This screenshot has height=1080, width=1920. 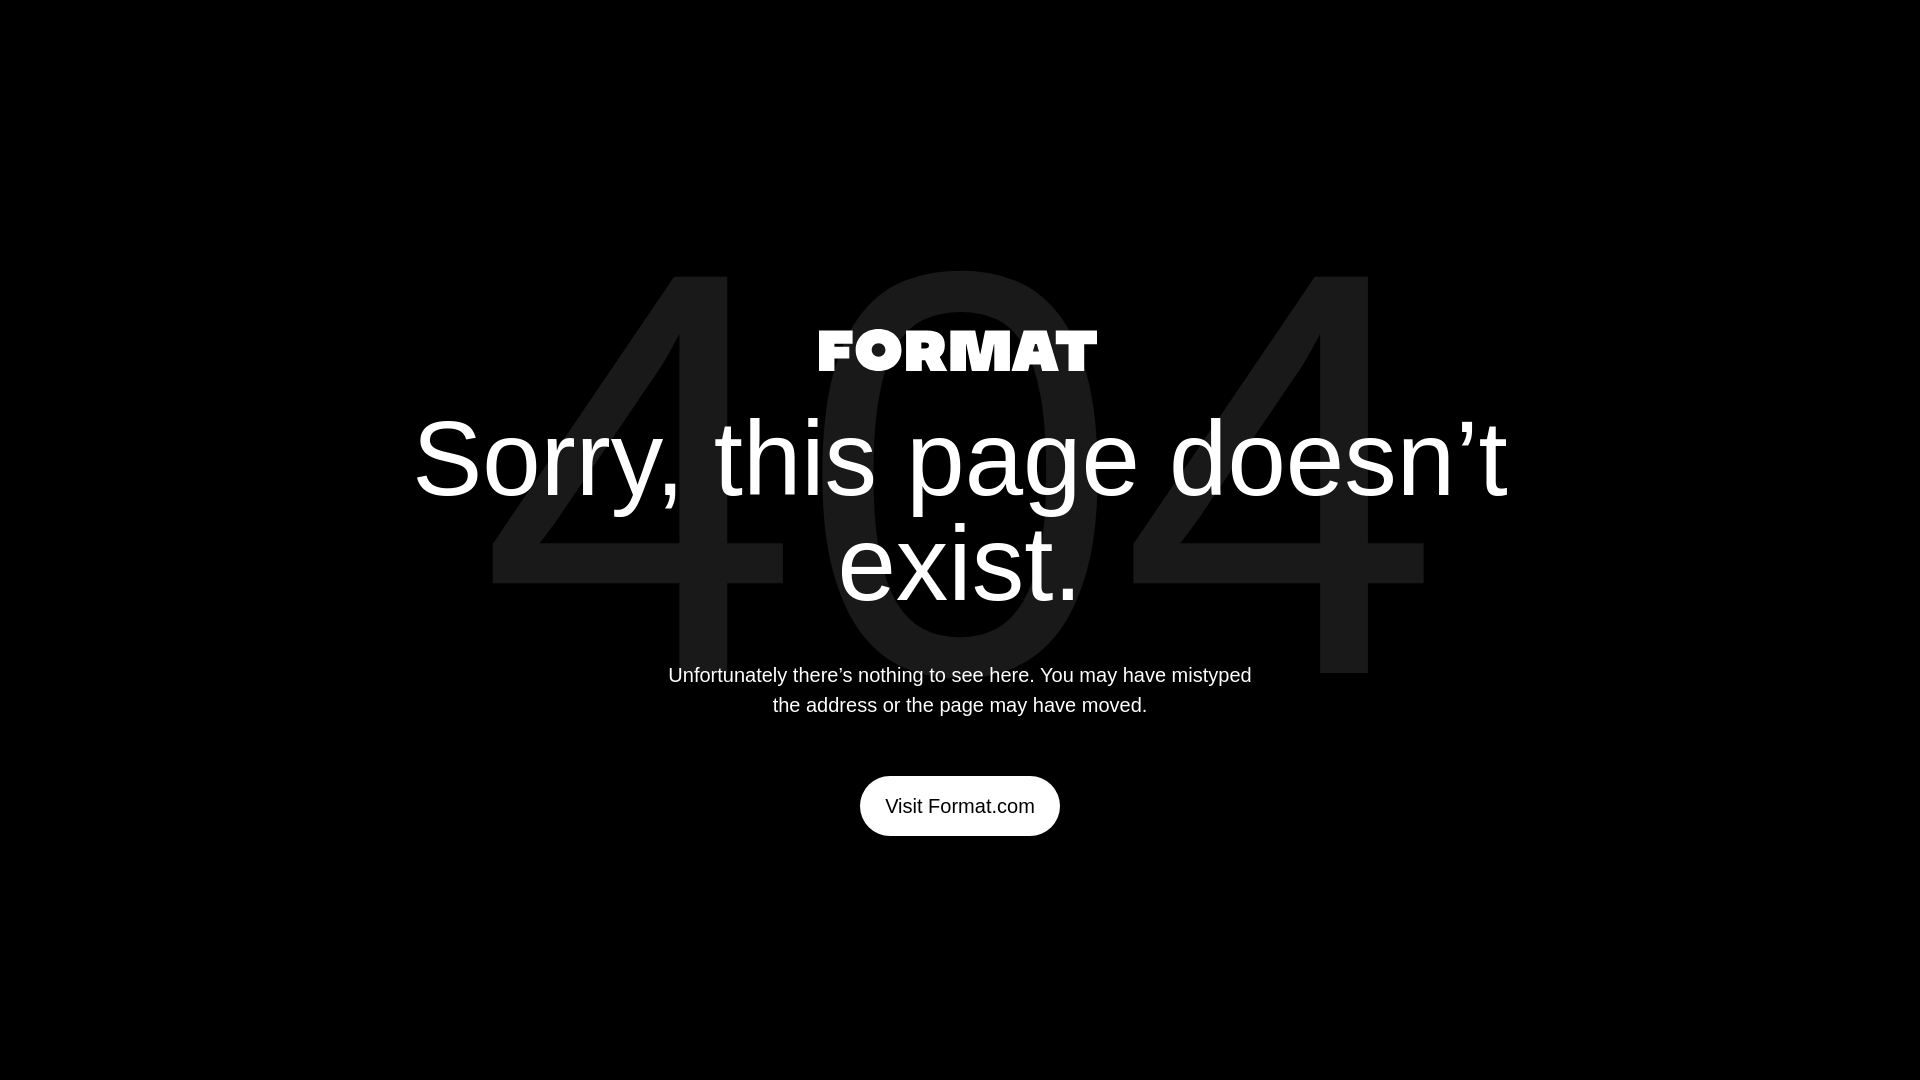 What do you see at coordinates (960, 805) in the screenshot?
I see `'Visit Format.com'` at bounding box center [960, 805].